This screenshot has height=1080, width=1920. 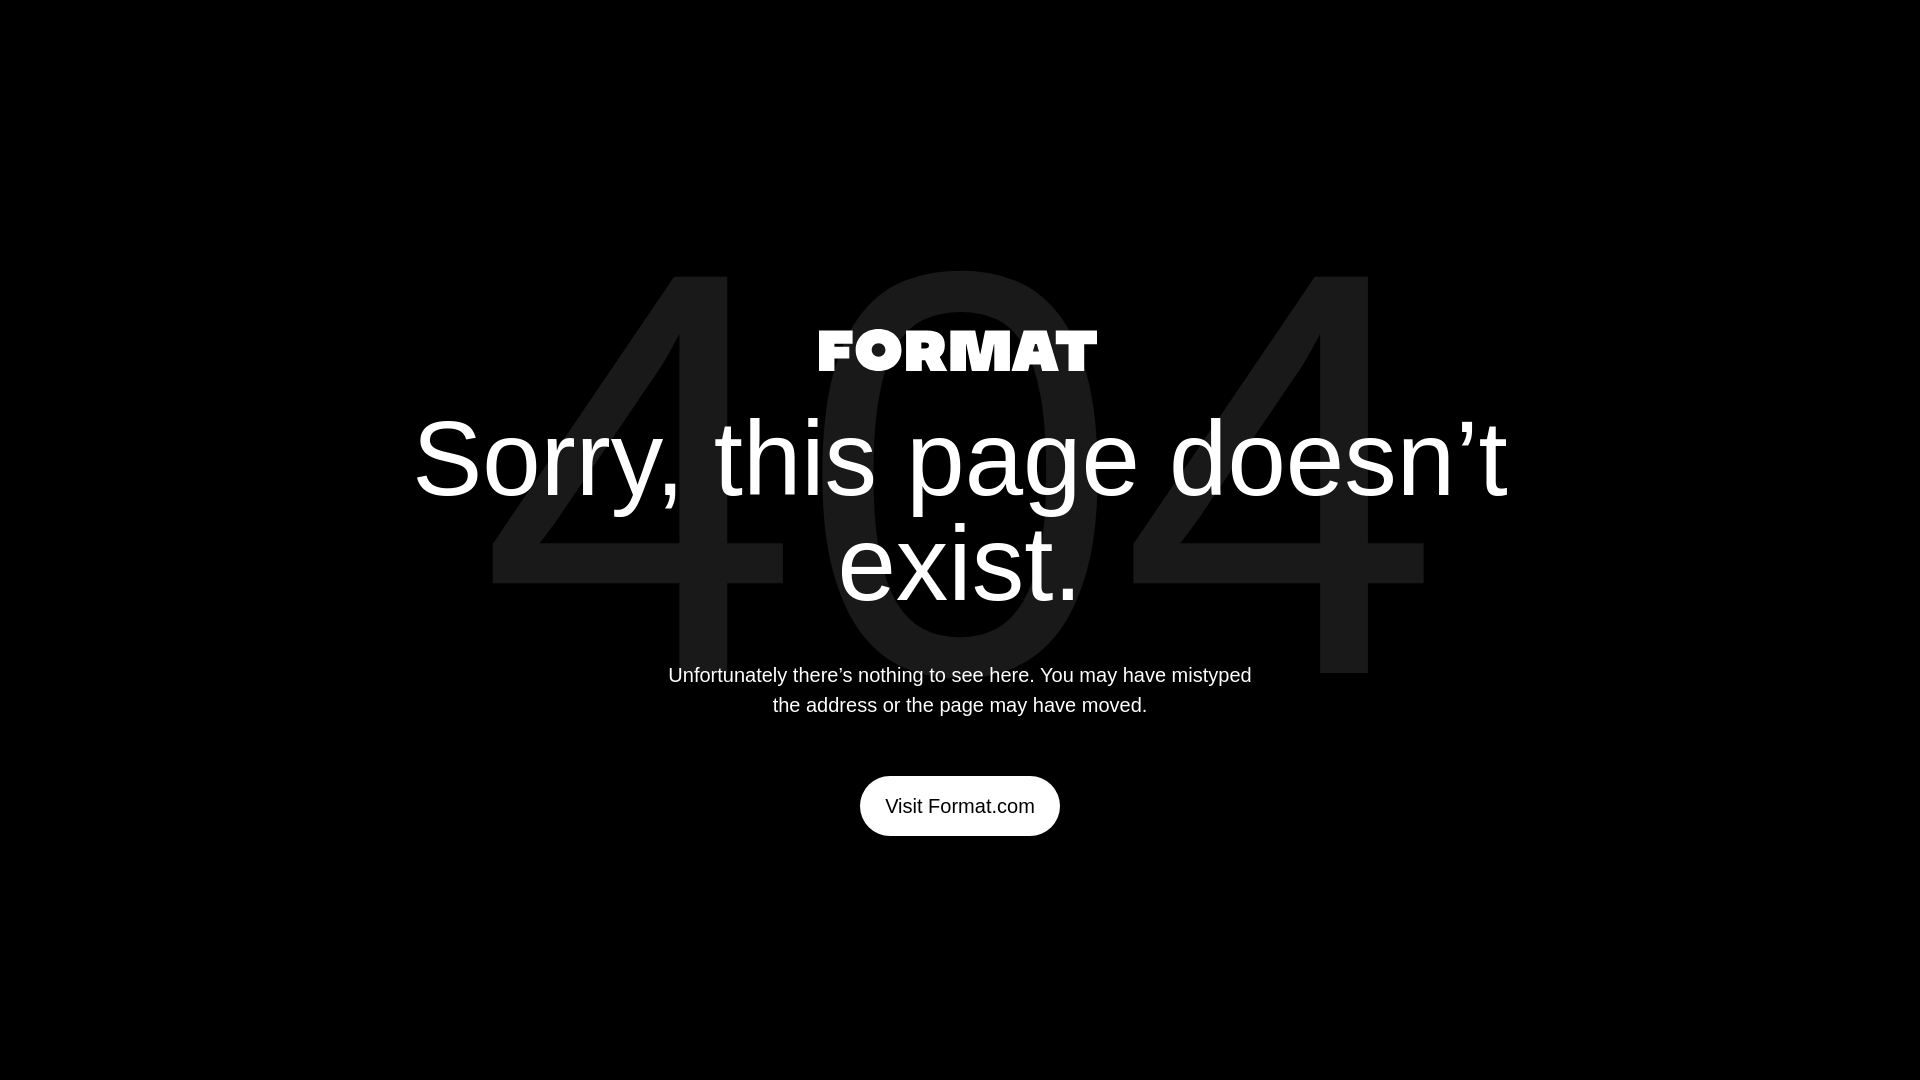 What do you see at coordinates (960, 805) in the screenshot?
I see `'Visit Format.com'` at bounding box center [960, 805].